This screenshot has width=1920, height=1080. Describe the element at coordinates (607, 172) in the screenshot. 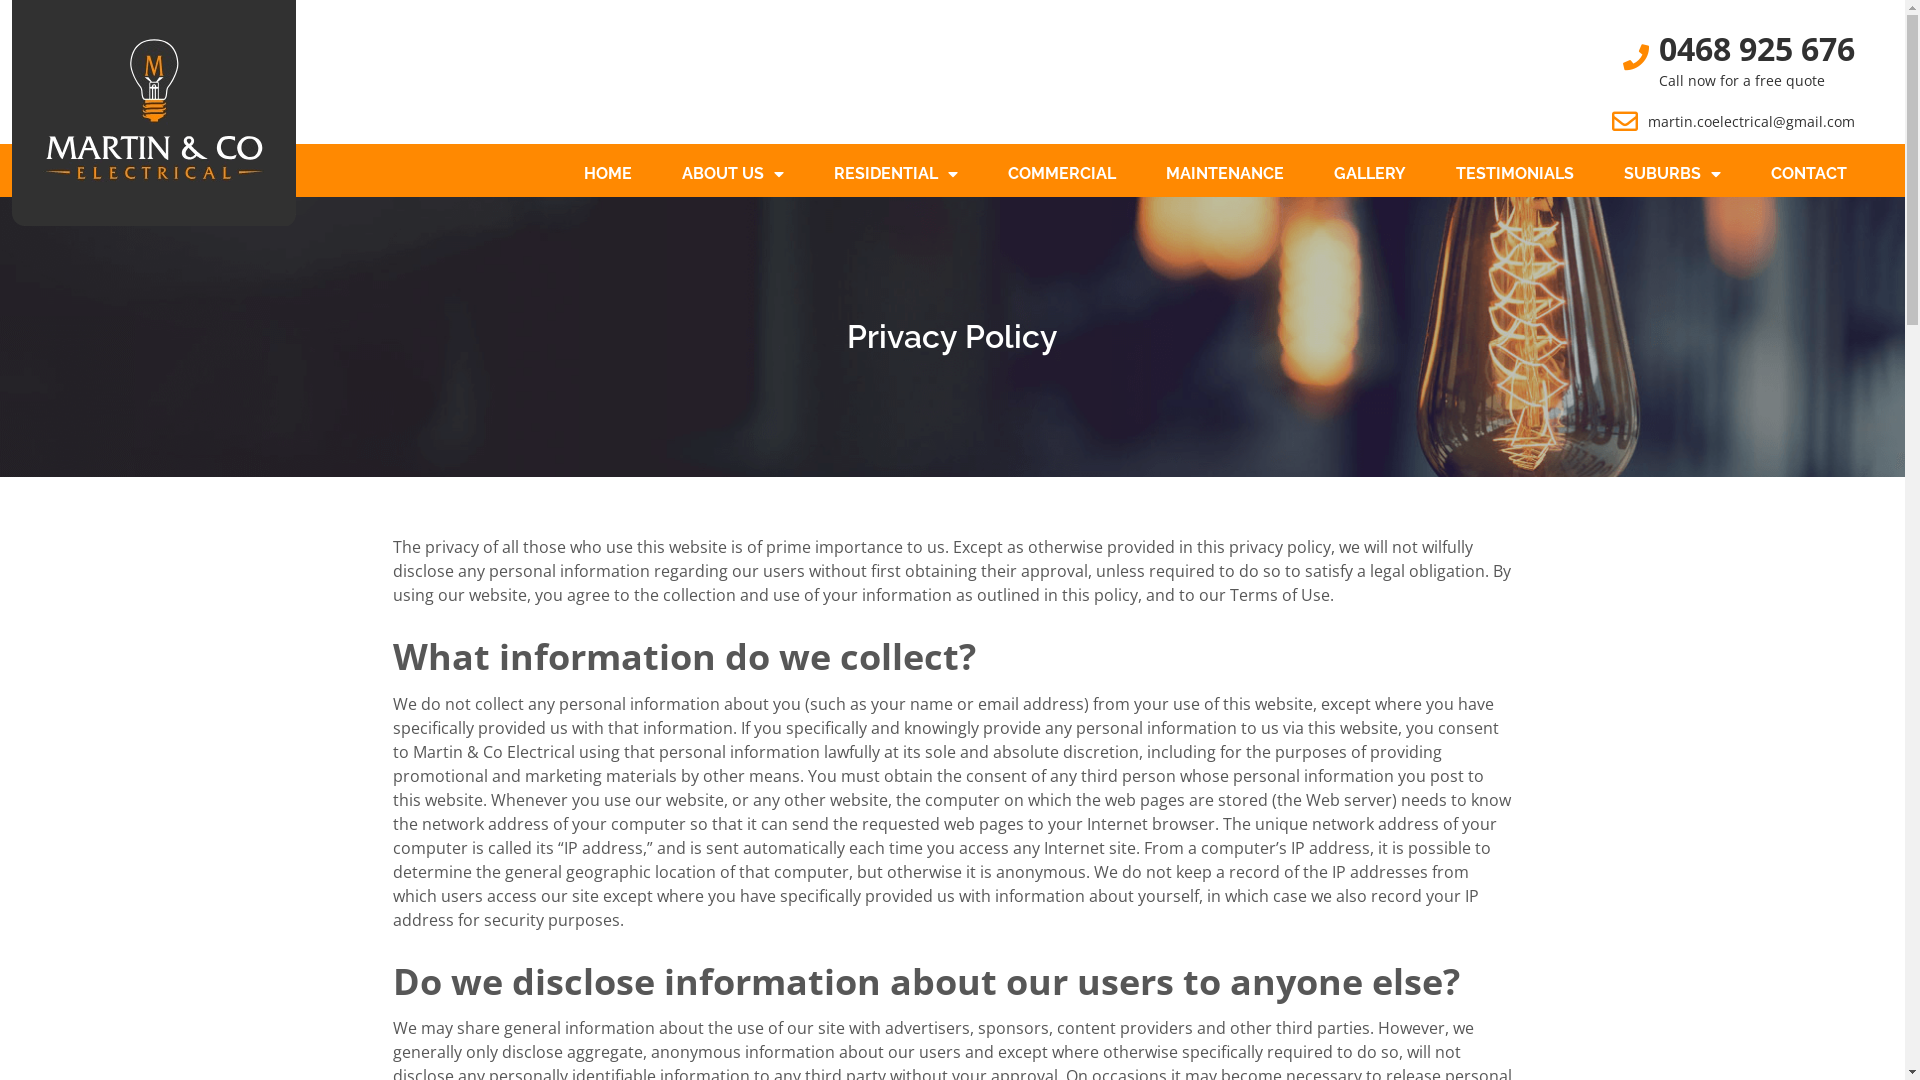

I see `'HOME'` at that location.